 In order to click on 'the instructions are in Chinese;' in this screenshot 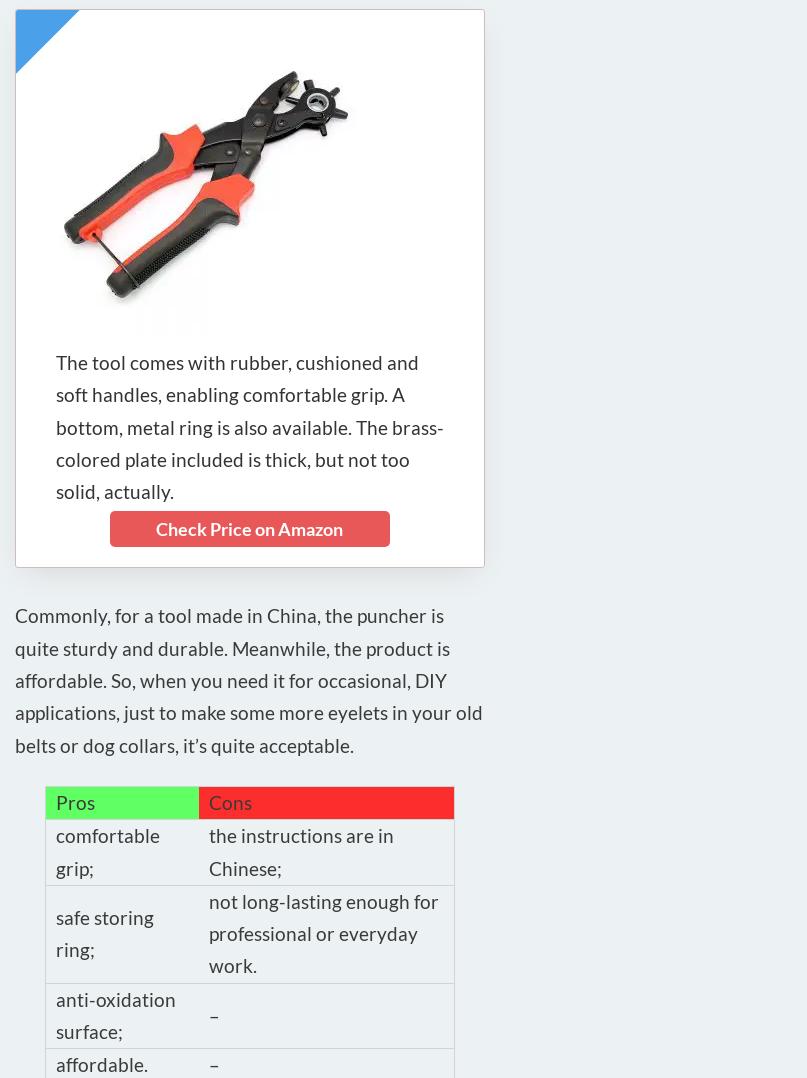, I will do `click(300, 850)`.